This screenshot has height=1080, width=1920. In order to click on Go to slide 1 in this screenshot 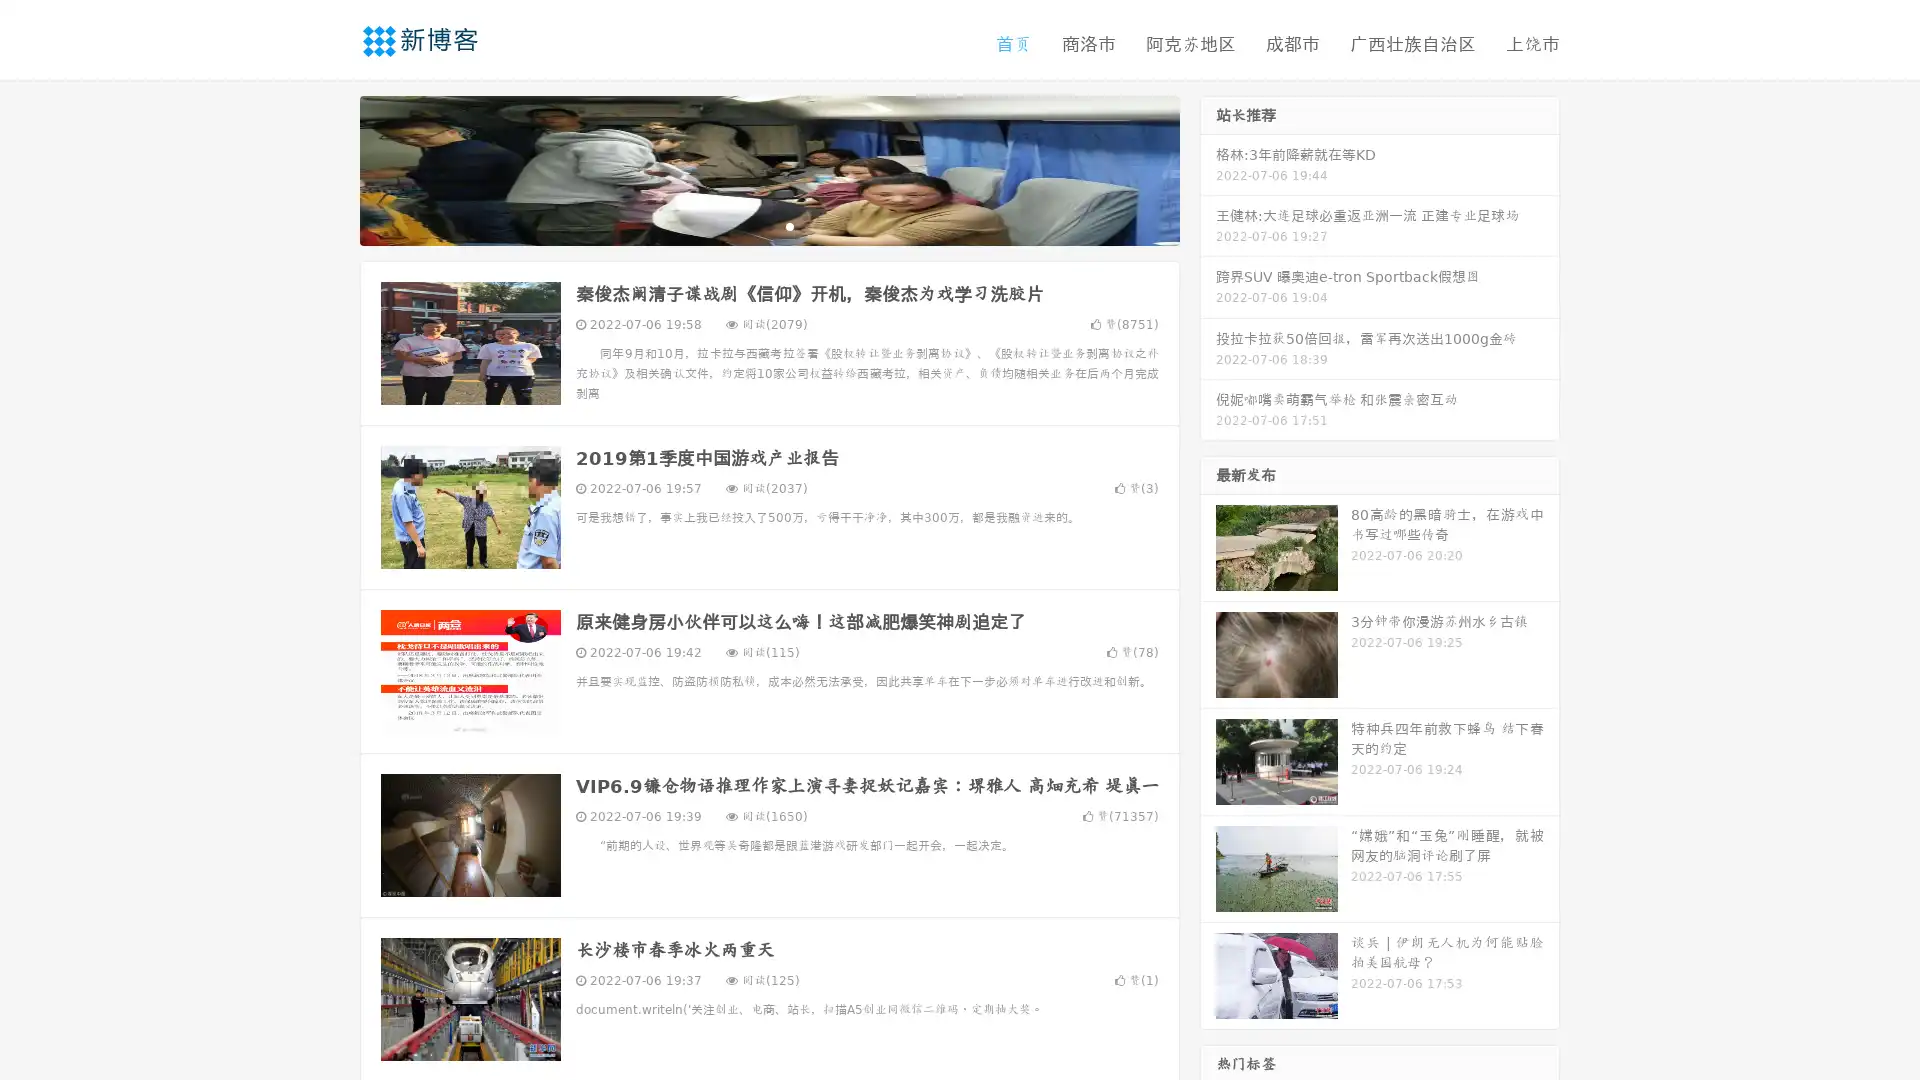, I will do `click(748, 225)`.